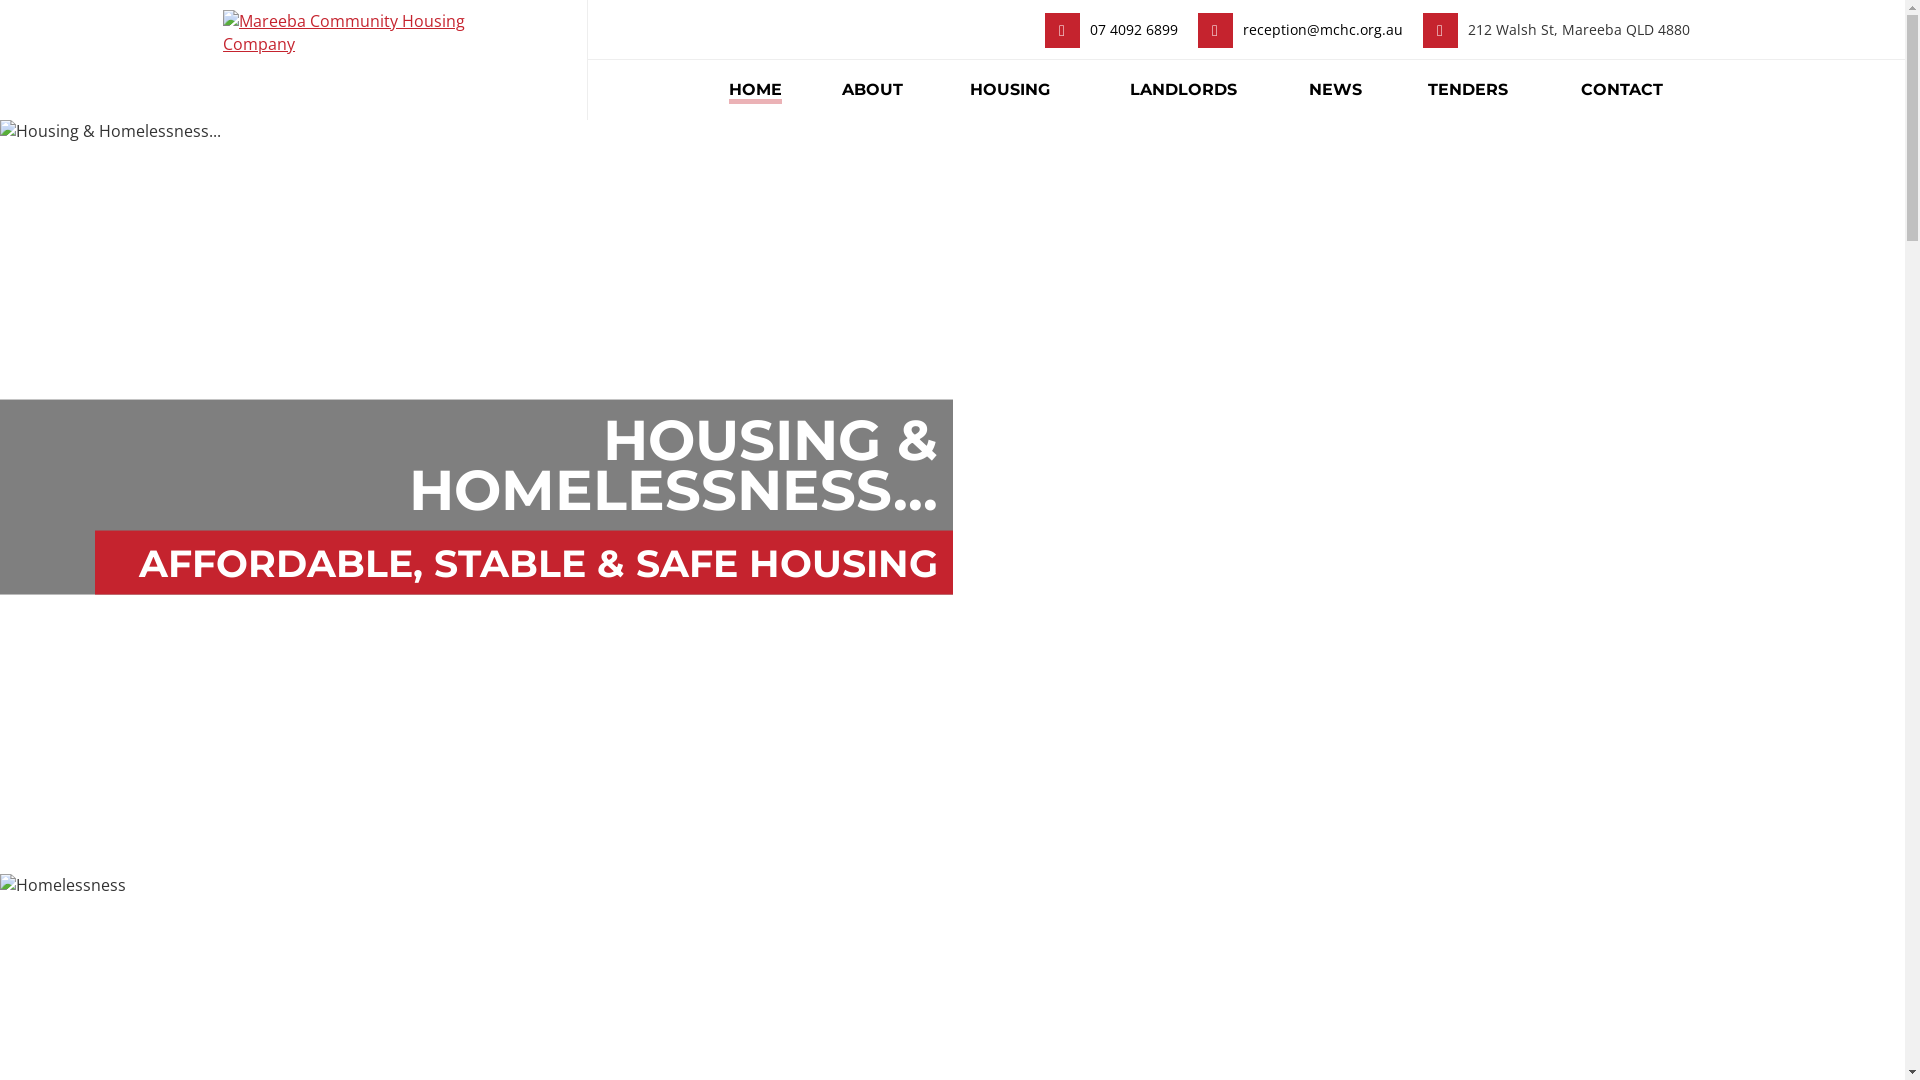 This screenshot has width=1920, height=1080. What do you see at coordinates (872, 88) in the screenshot?
I see `'ABOUT'` at bounding box center [872, 88].